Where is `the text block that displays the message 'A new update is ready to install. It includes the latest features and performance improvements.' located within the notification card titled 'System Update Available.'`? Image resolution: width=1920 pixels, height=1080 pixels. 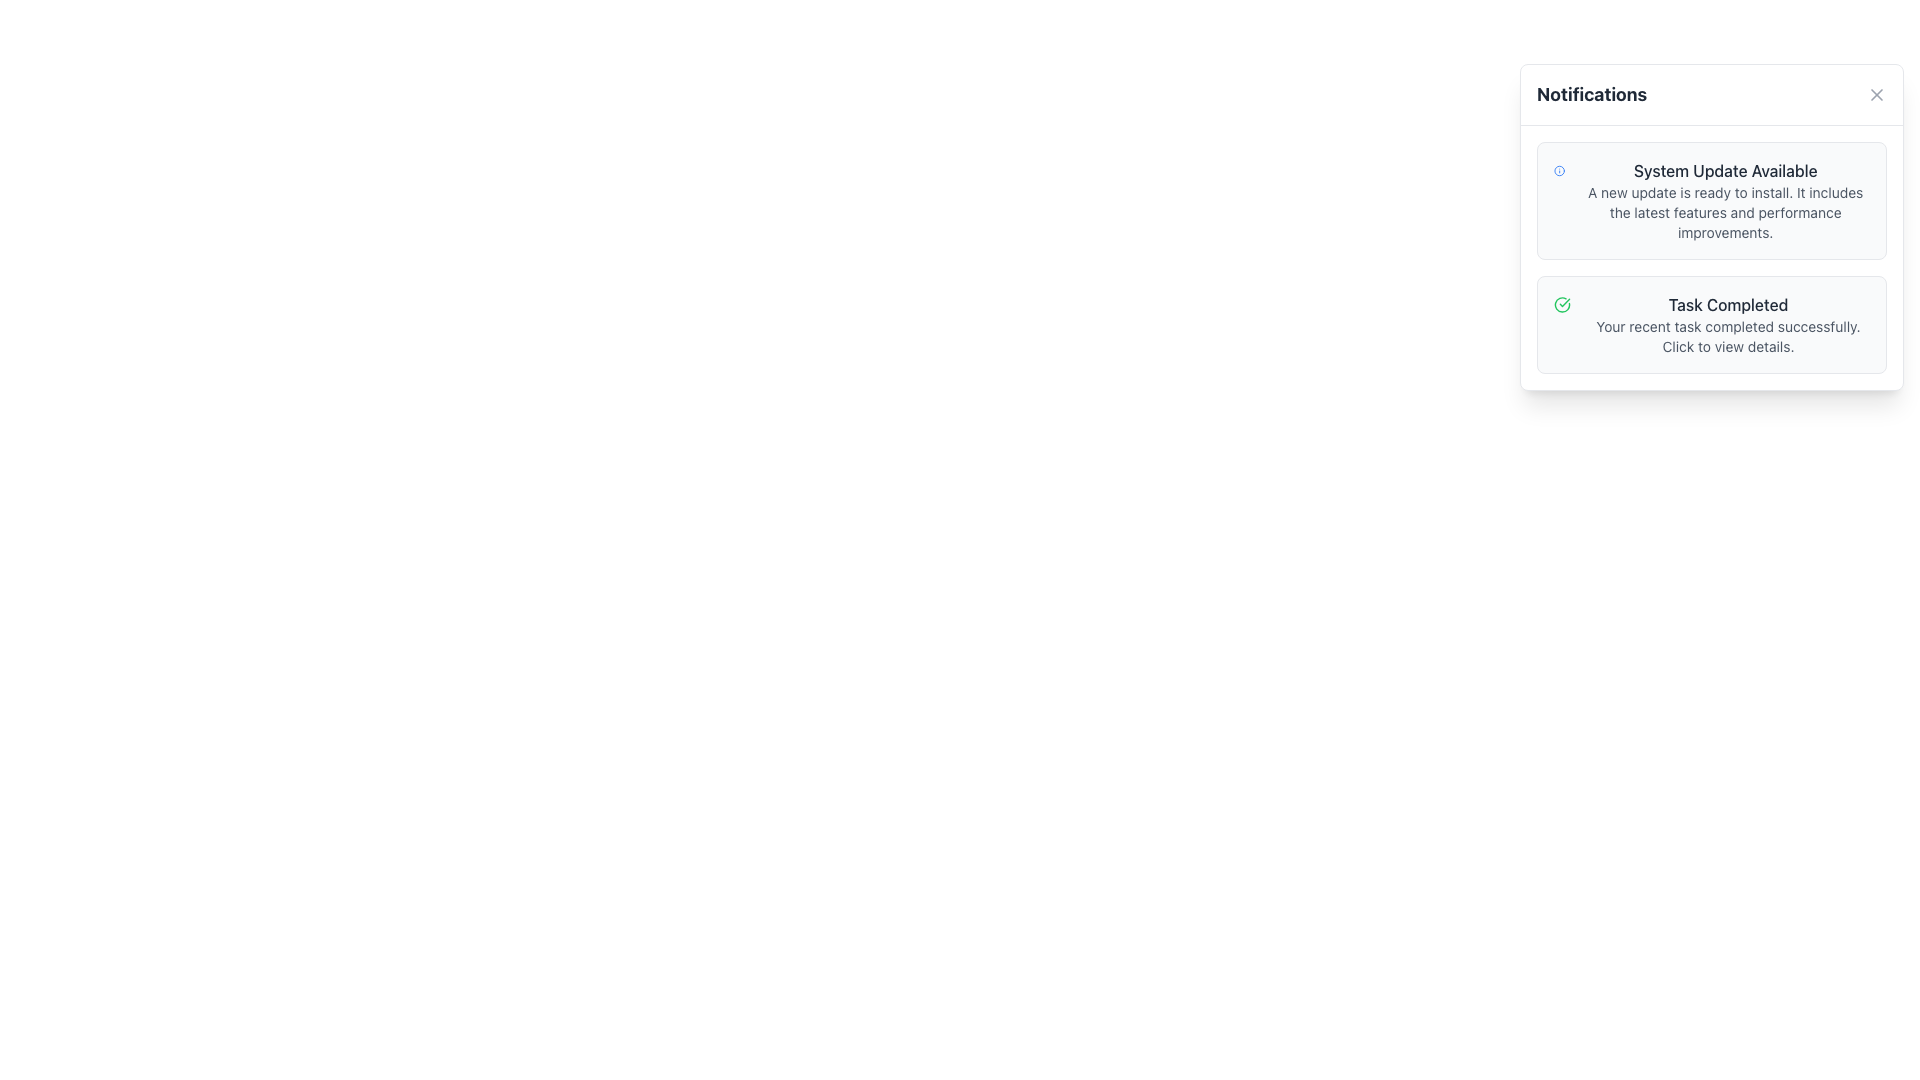
the text block that displays the message 'A new update is ready to install. It includes the latest features and performance improvements.' located within the notification card titled 'System Update Available.' is located at coordinates (1724, 212).